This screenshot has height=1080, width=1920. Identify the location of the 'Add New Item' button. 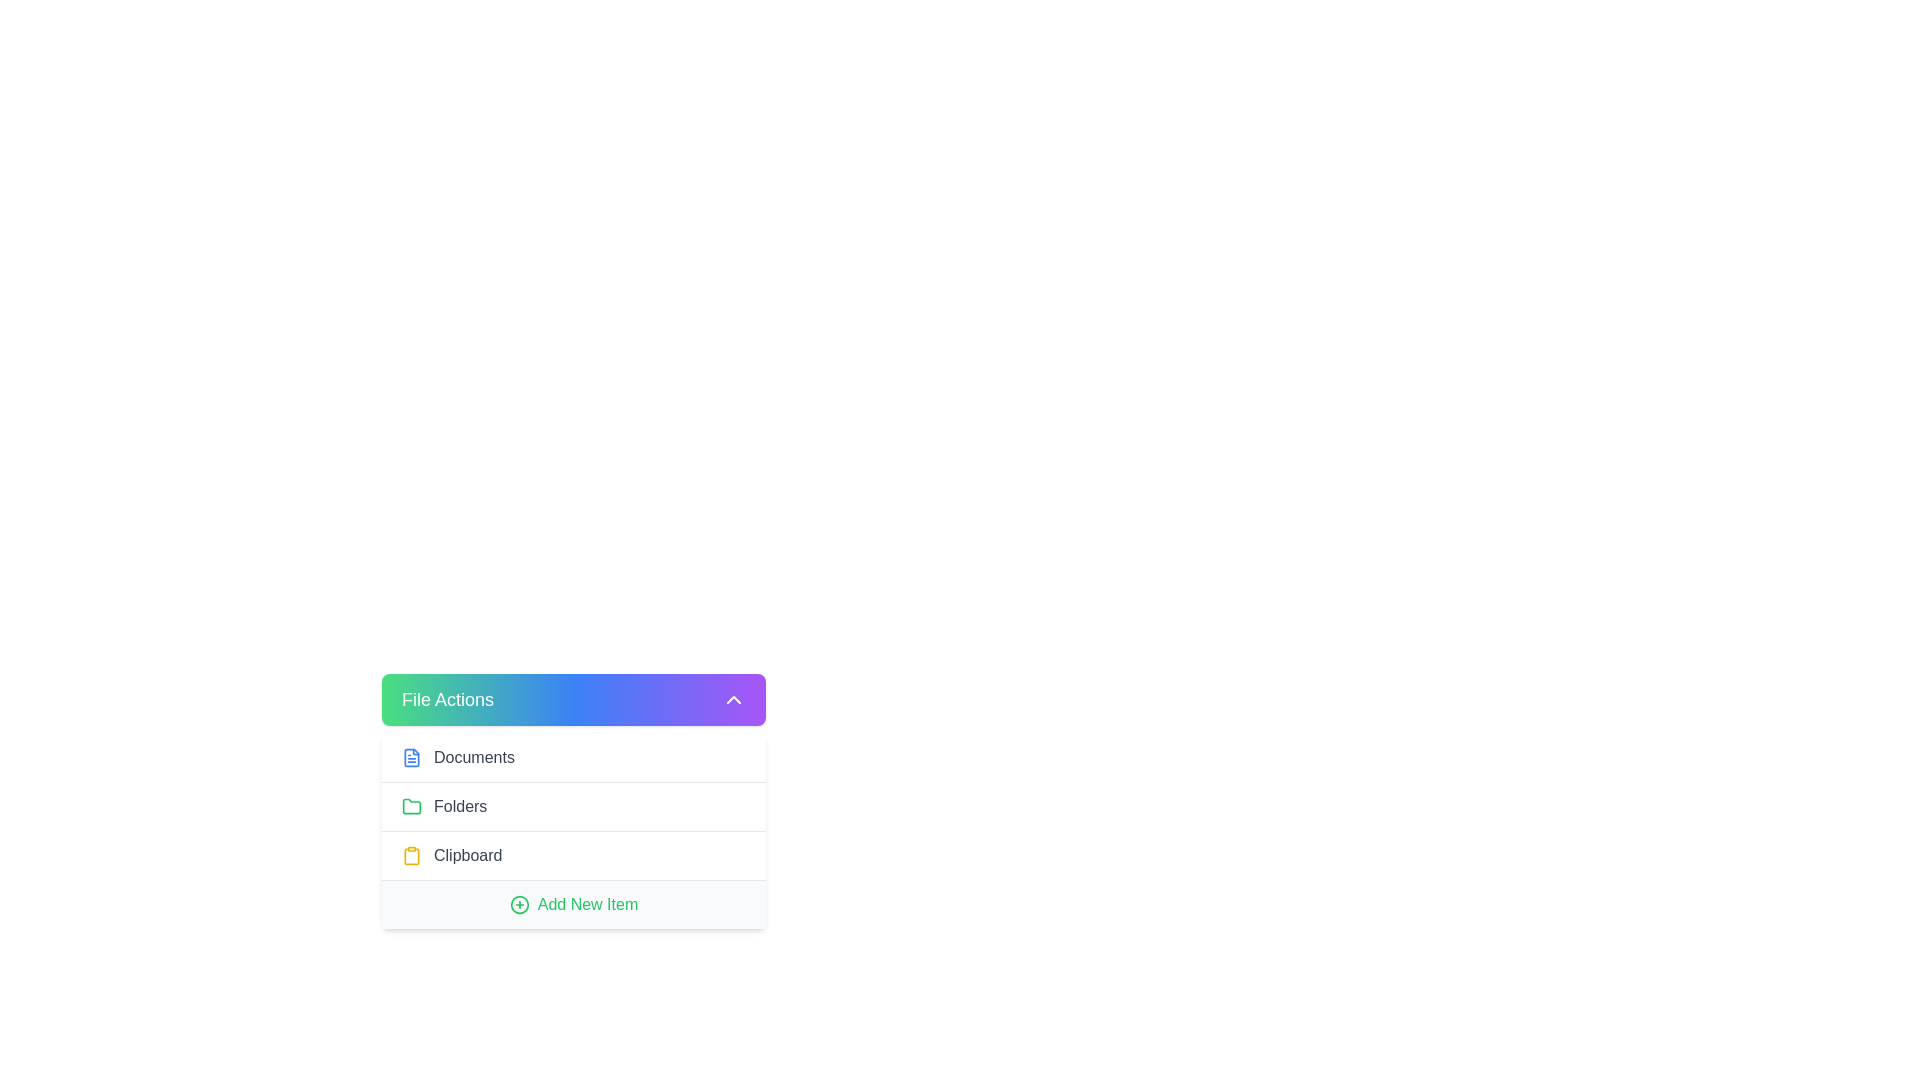
(573, 905).